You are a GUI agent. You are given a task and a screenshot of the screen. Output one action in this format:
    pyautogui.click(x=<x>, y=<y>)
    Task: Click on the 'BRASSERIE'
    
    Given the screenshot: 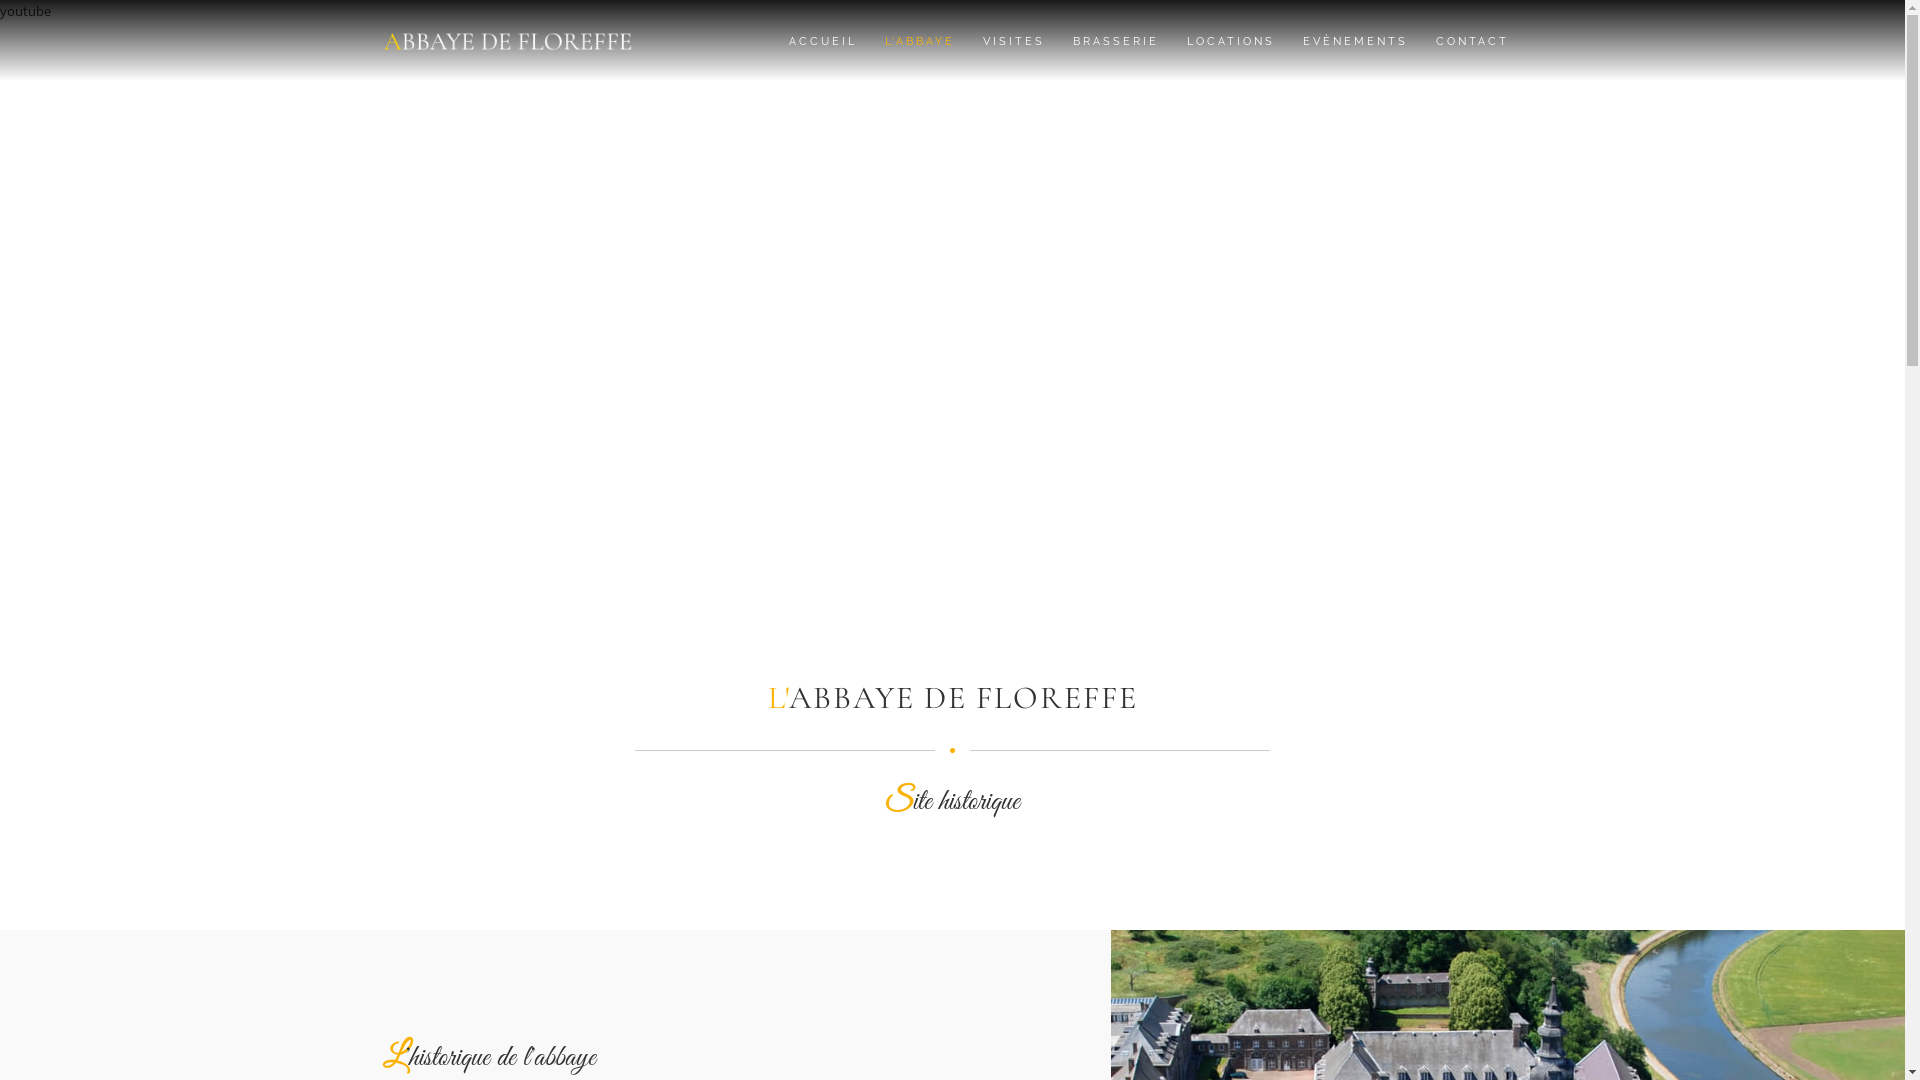 What is the action you would take?
    pyautogui.click(x=1113, y=38)
    